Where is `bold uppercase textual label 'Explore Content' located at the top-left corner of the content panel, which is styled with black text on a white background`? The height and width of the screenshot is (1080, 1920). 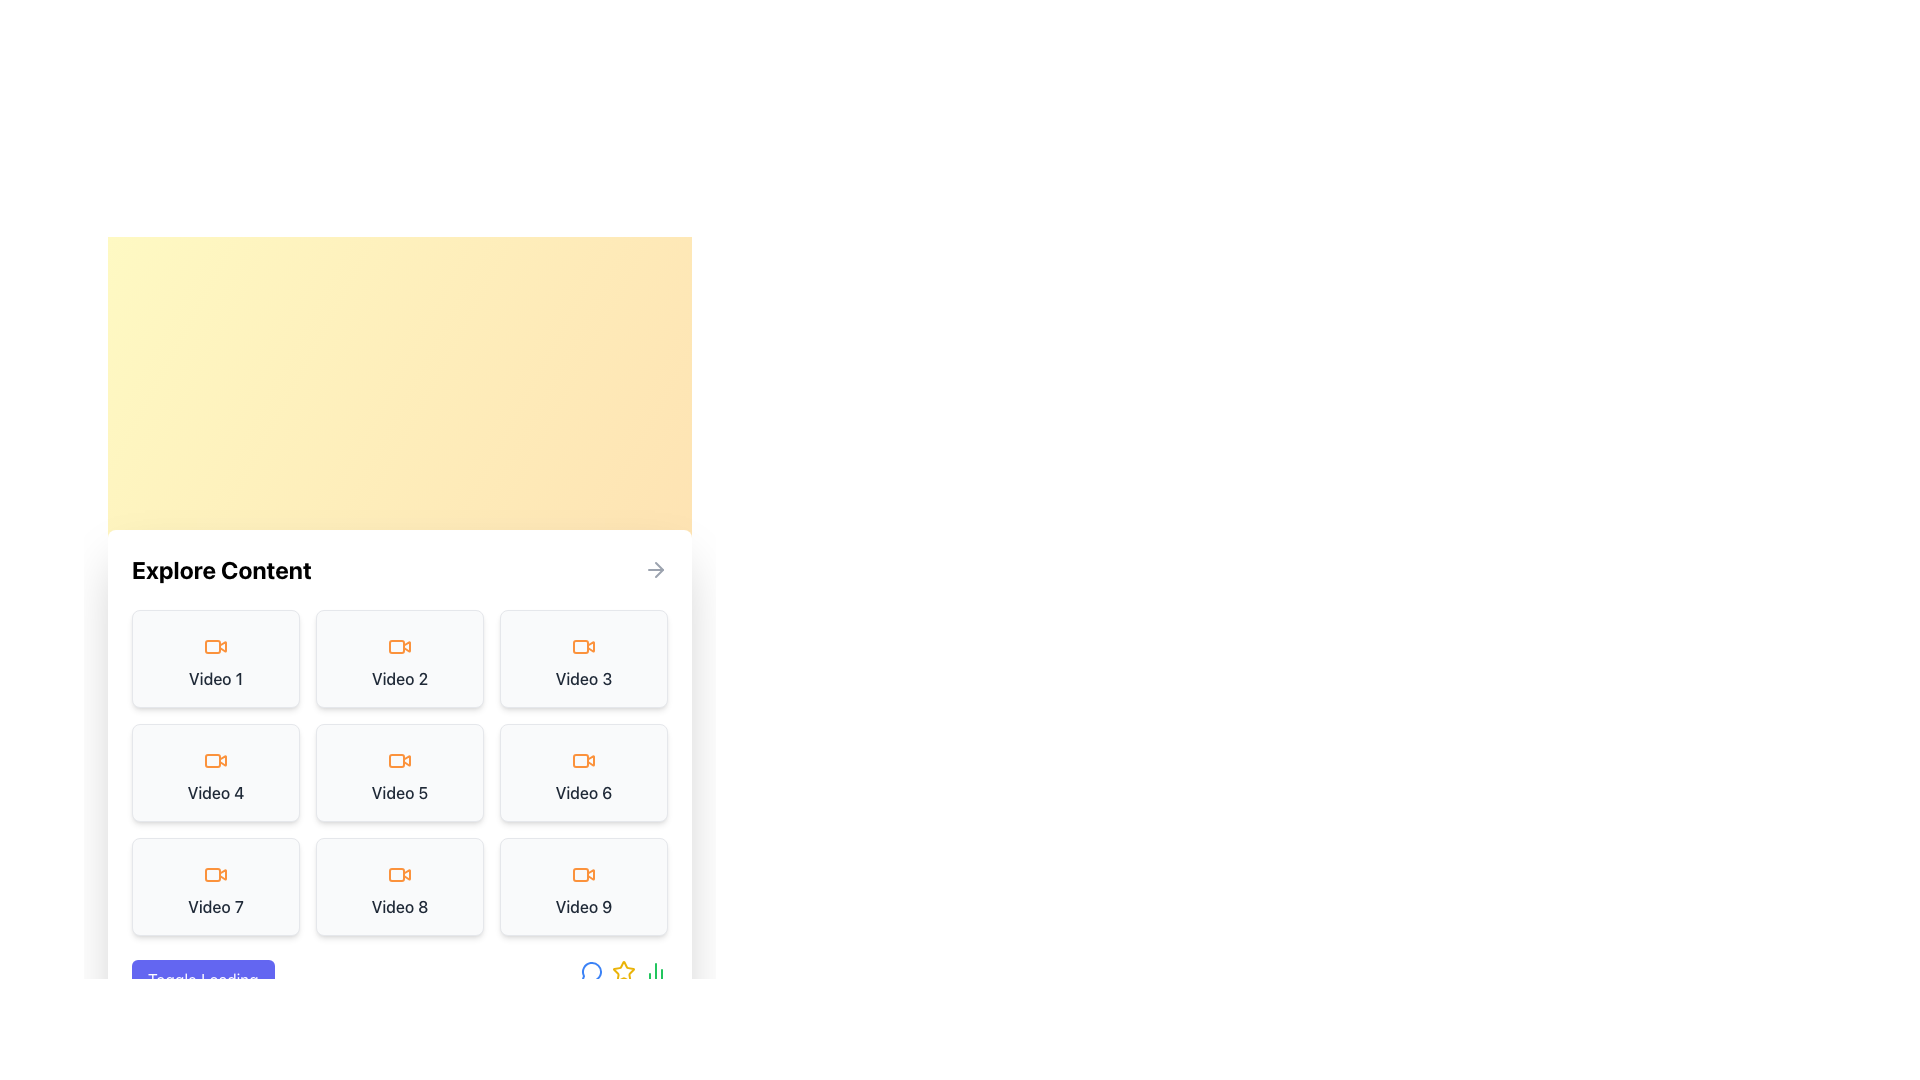 bold uppercase textual label 'Explore Content' located at the top-left corner of the content panel, which is styled with black text on a white background is located at coordinates (221, 570).